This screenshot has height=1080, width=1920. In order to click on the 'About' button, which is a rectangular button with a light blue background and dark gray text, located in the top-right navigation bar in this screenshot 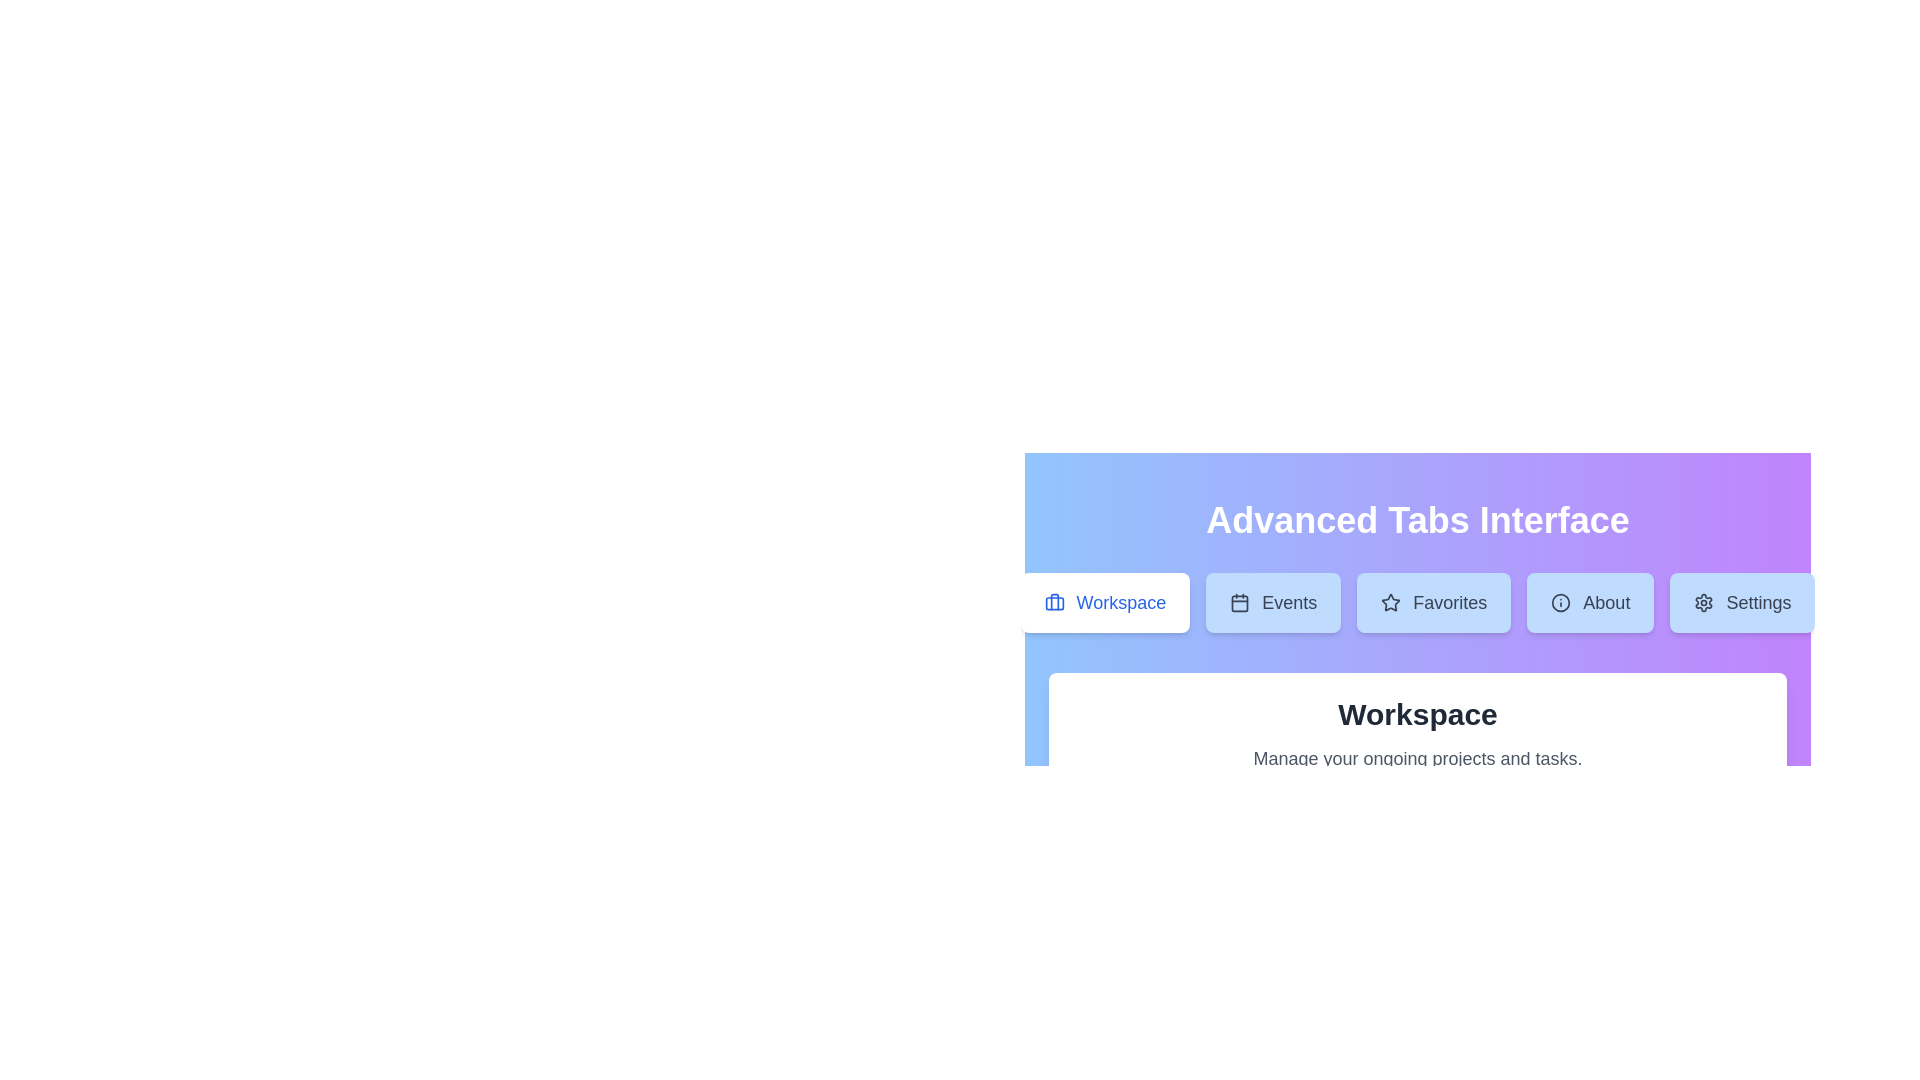, I will do `click(1588, 601)`.